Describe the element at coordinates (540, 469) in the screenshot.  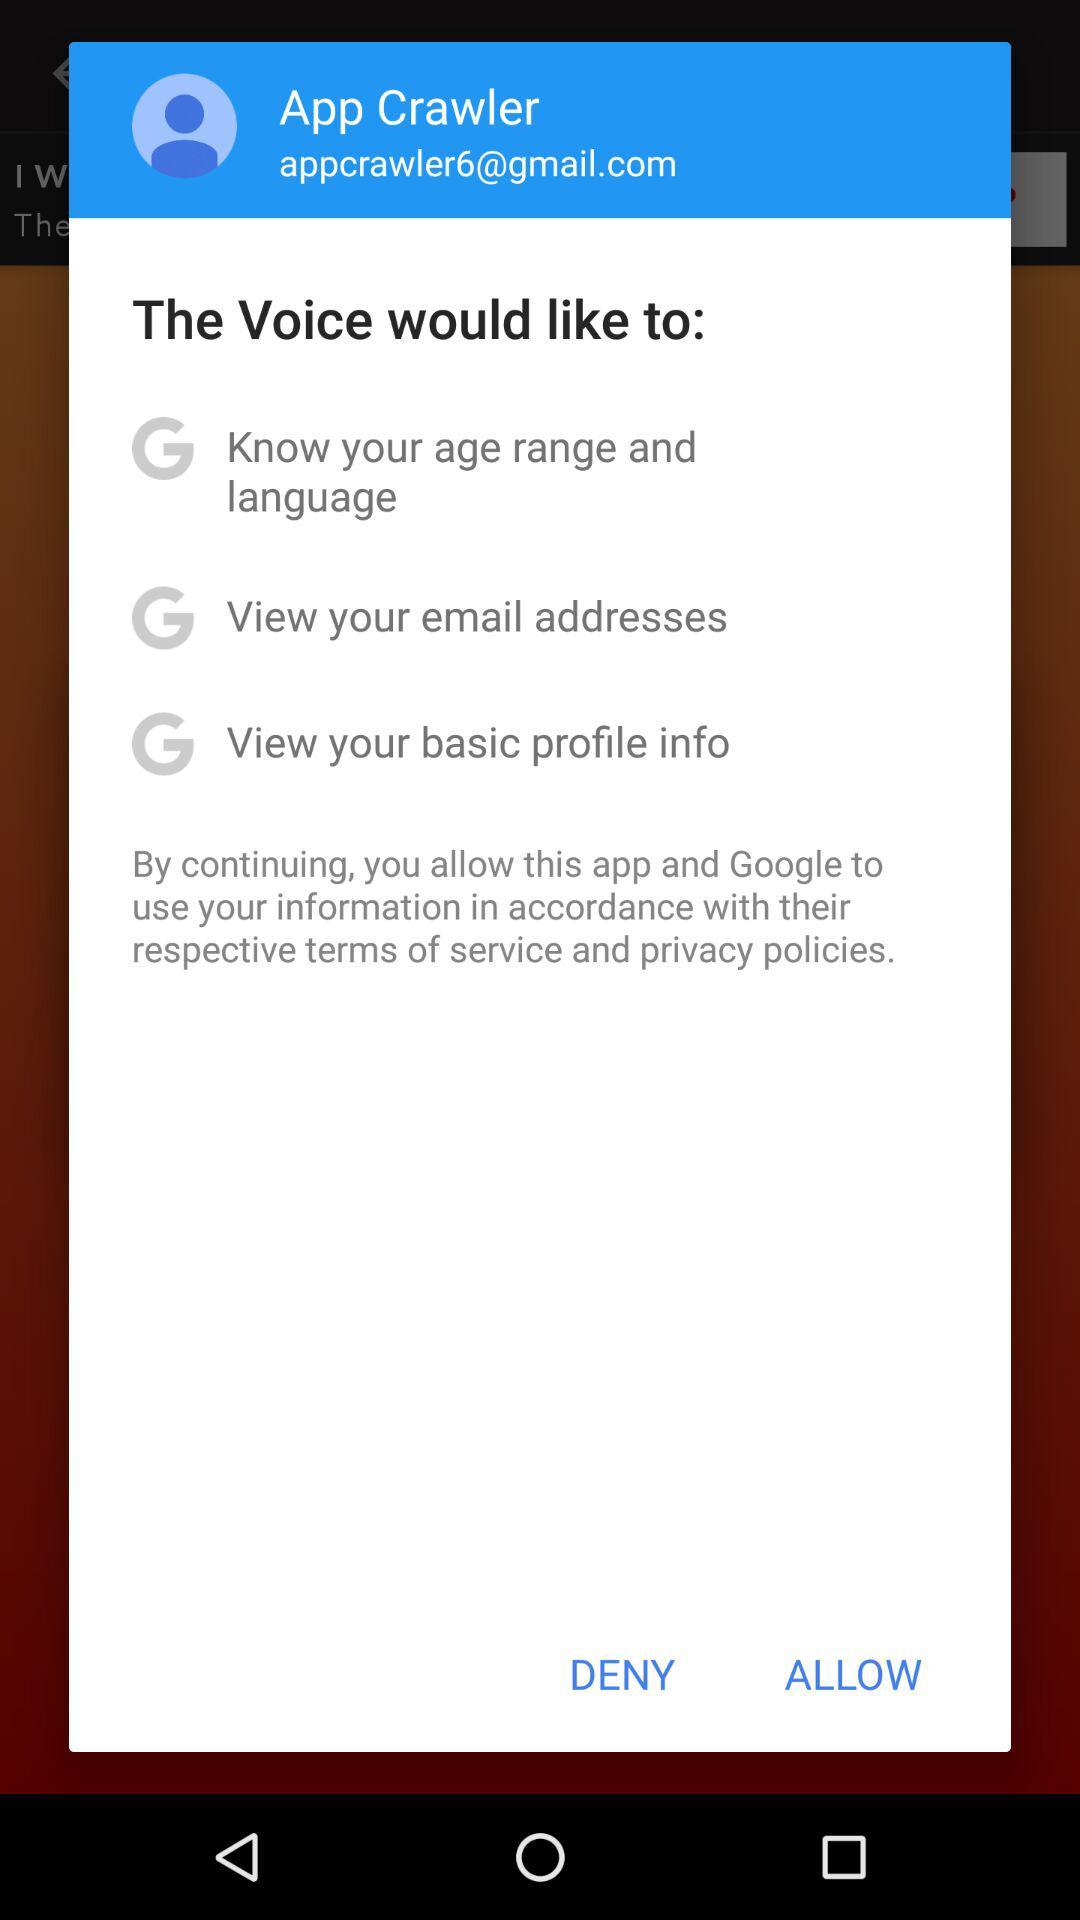
I see `app below the voice would item` at that location.